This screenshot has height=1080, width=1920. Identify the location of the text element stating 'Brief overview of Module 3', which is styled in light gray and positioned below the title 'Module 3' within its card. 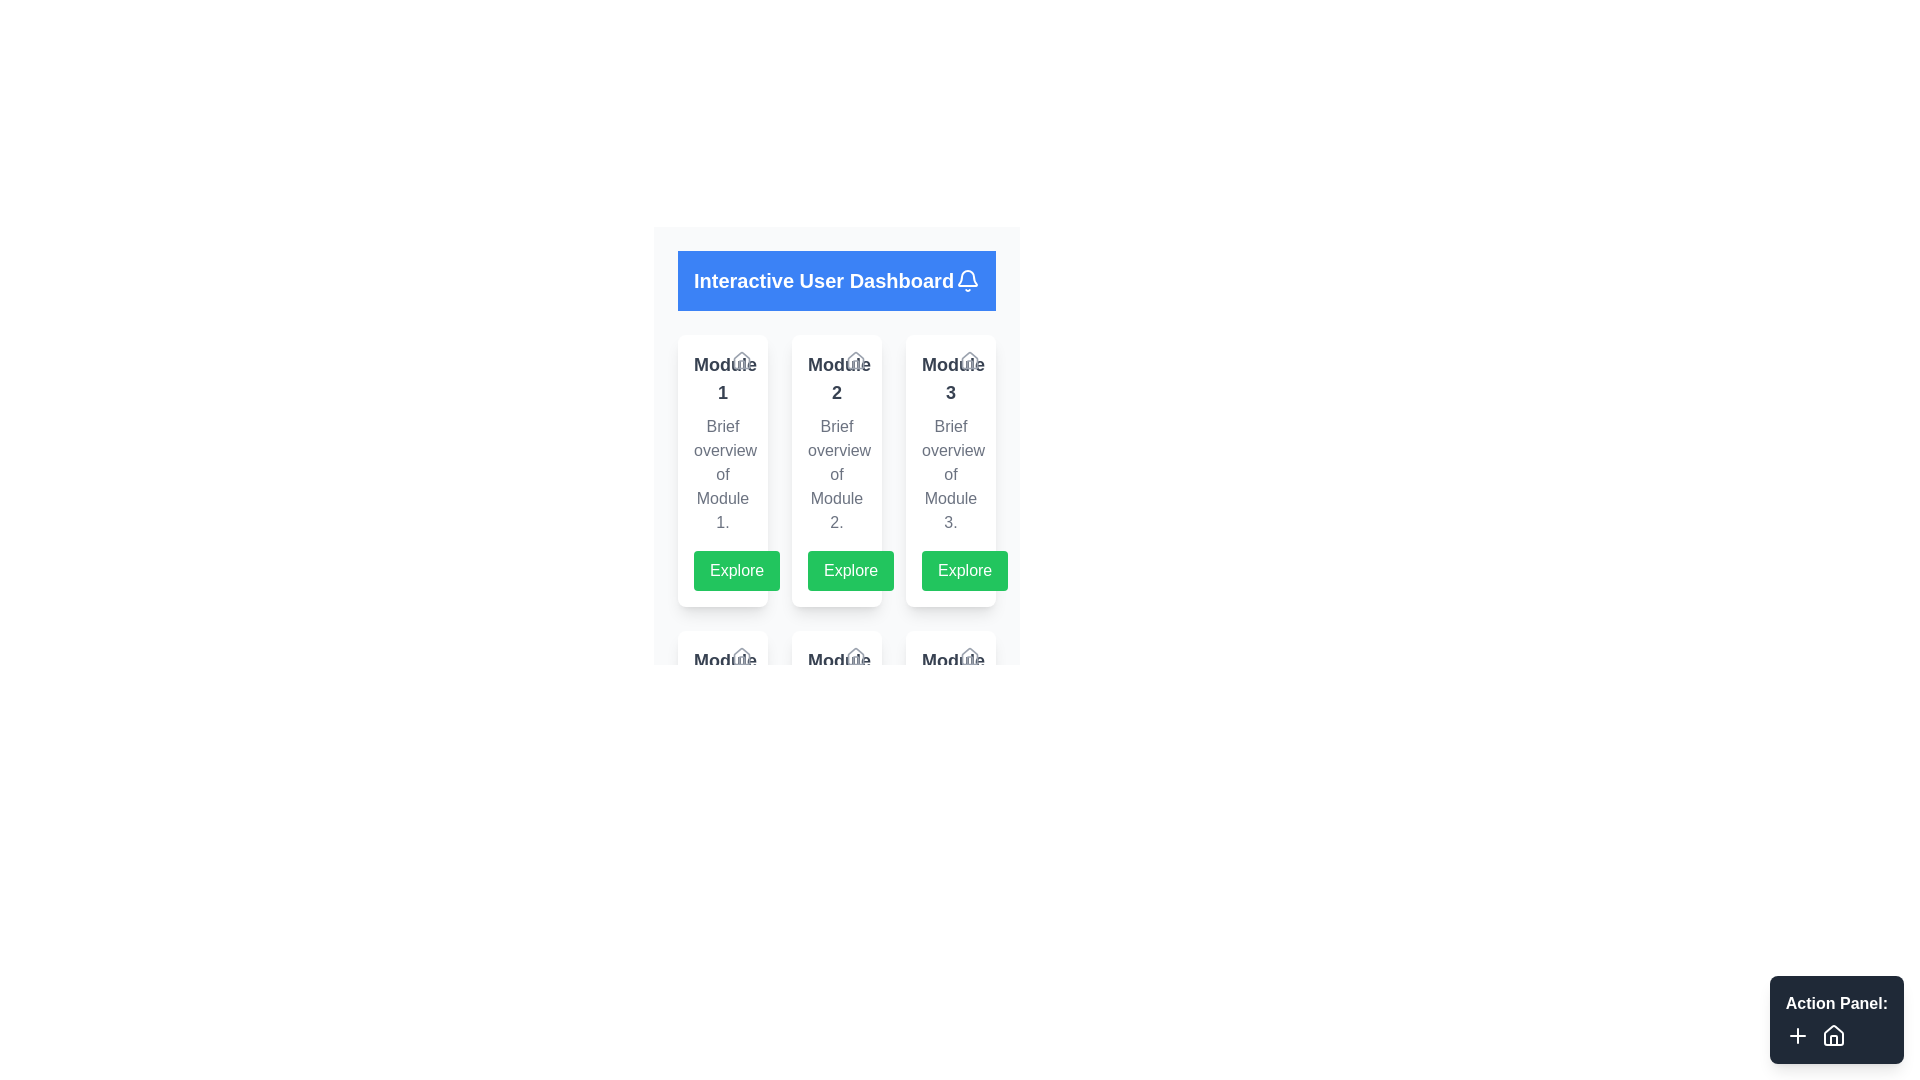
(949, 474).